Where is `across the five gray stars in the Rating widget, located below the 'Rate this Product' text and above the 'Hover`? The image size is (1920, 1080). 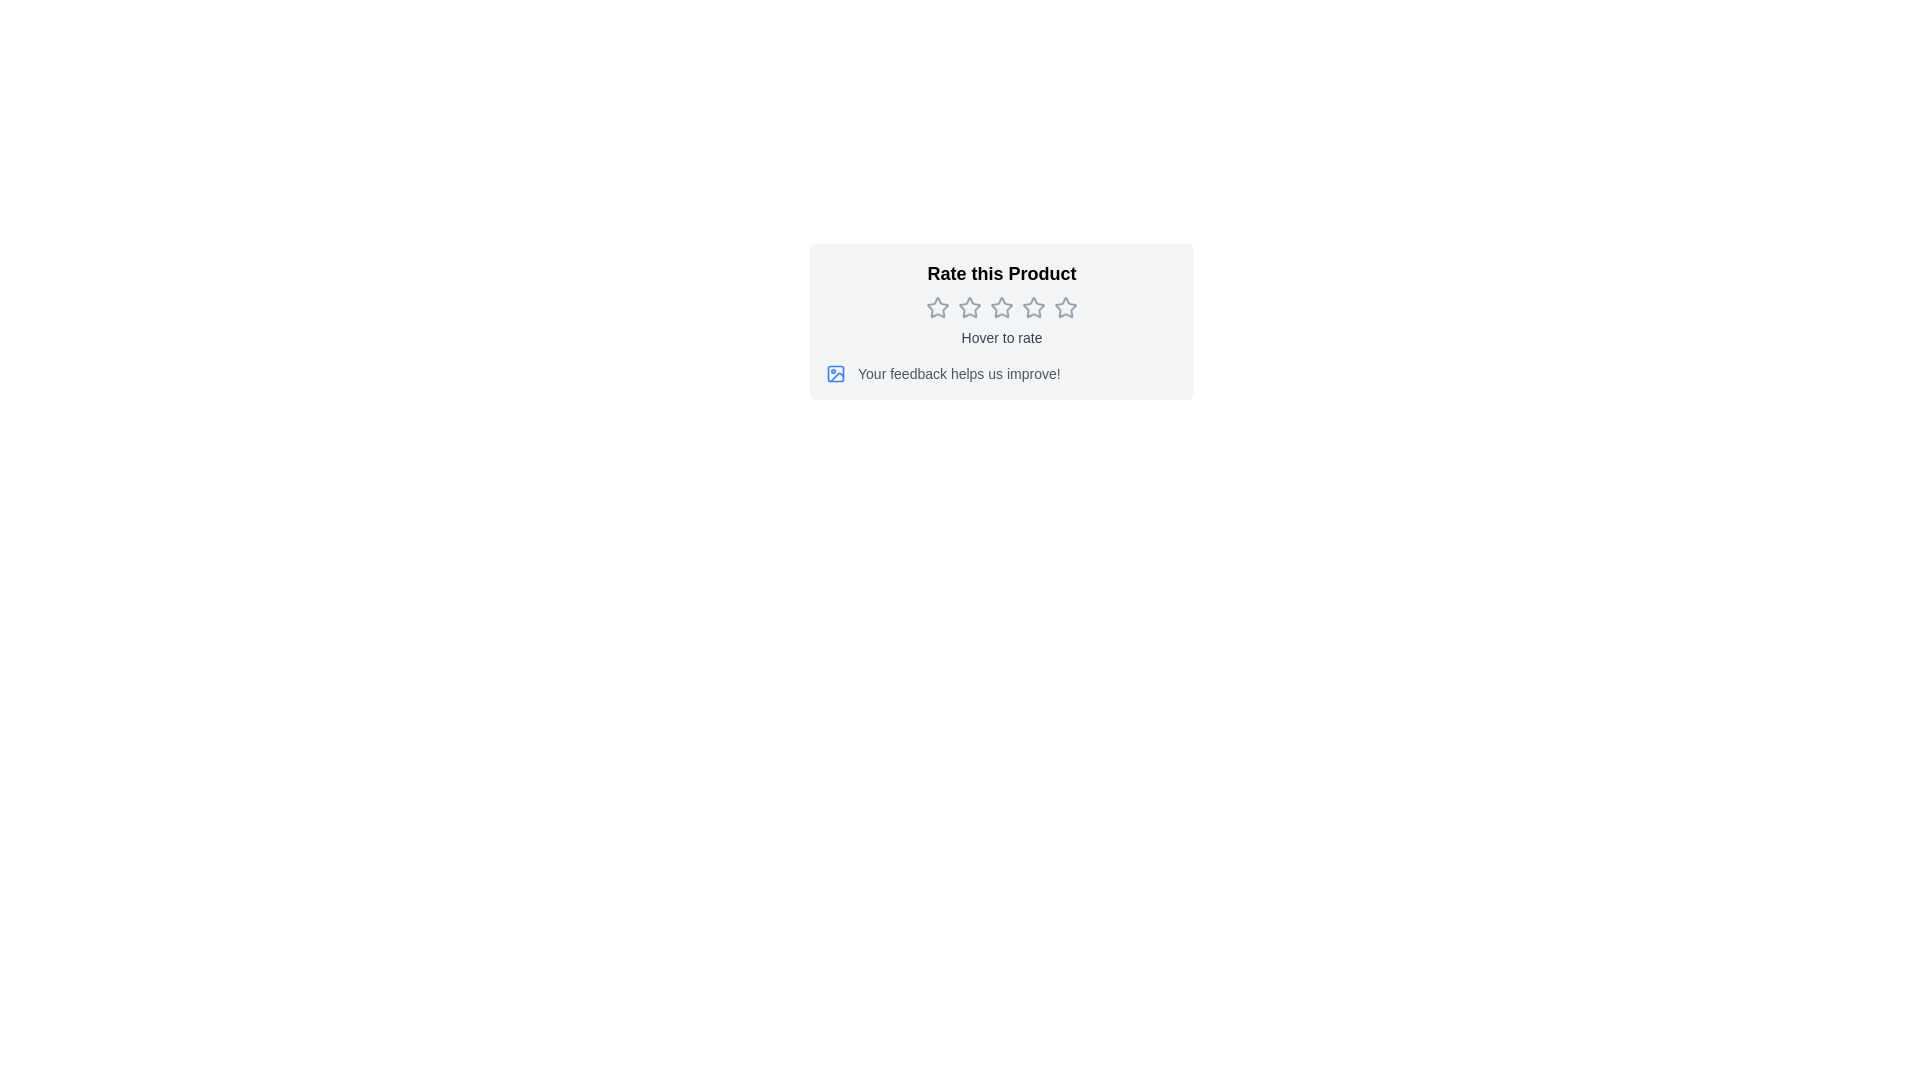
across the five gray stars in the Rating widget, located below the 'Rate this Product' text and above the 'Hover is located at coordinates (1002, 308).